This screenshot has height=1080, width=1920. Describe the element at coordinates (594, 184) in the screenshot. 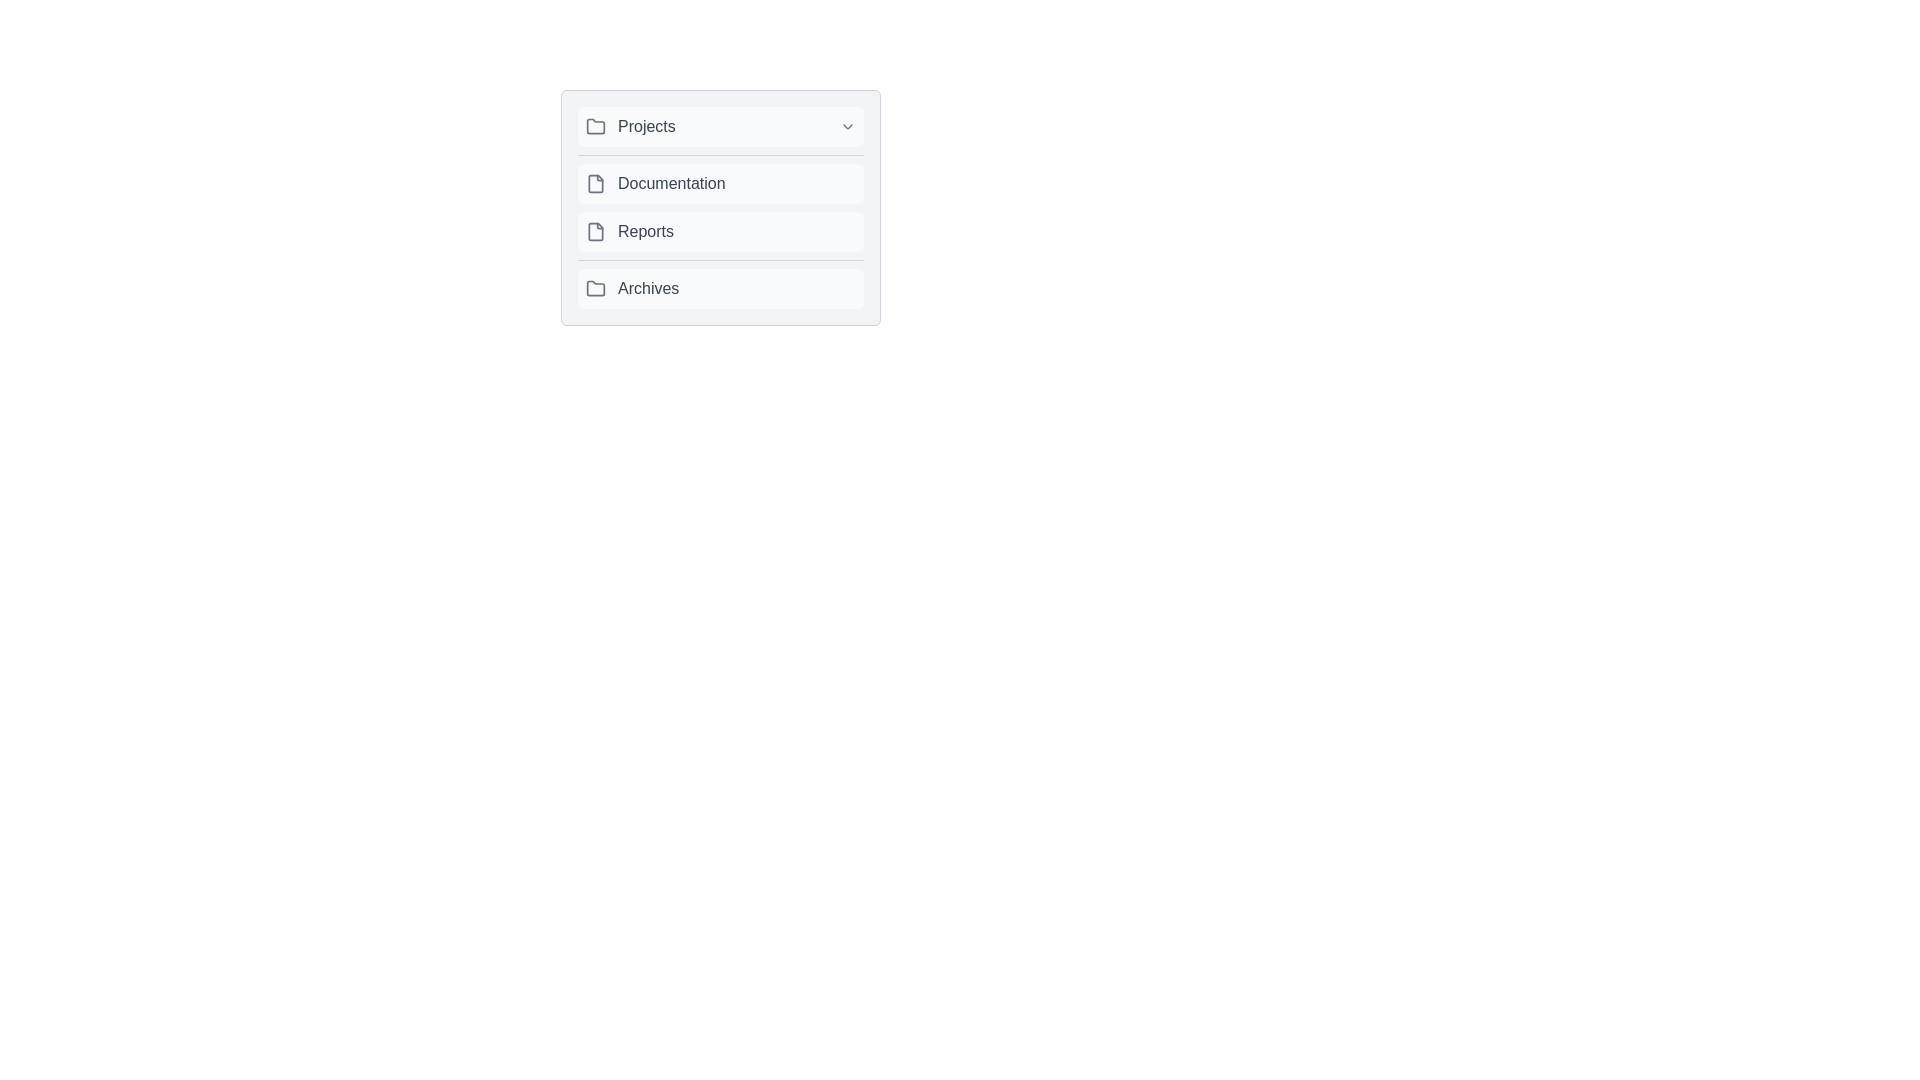

I see `the SVG-based icon representing 'Documentation' located at the top-left corner of the second list item` at that location.